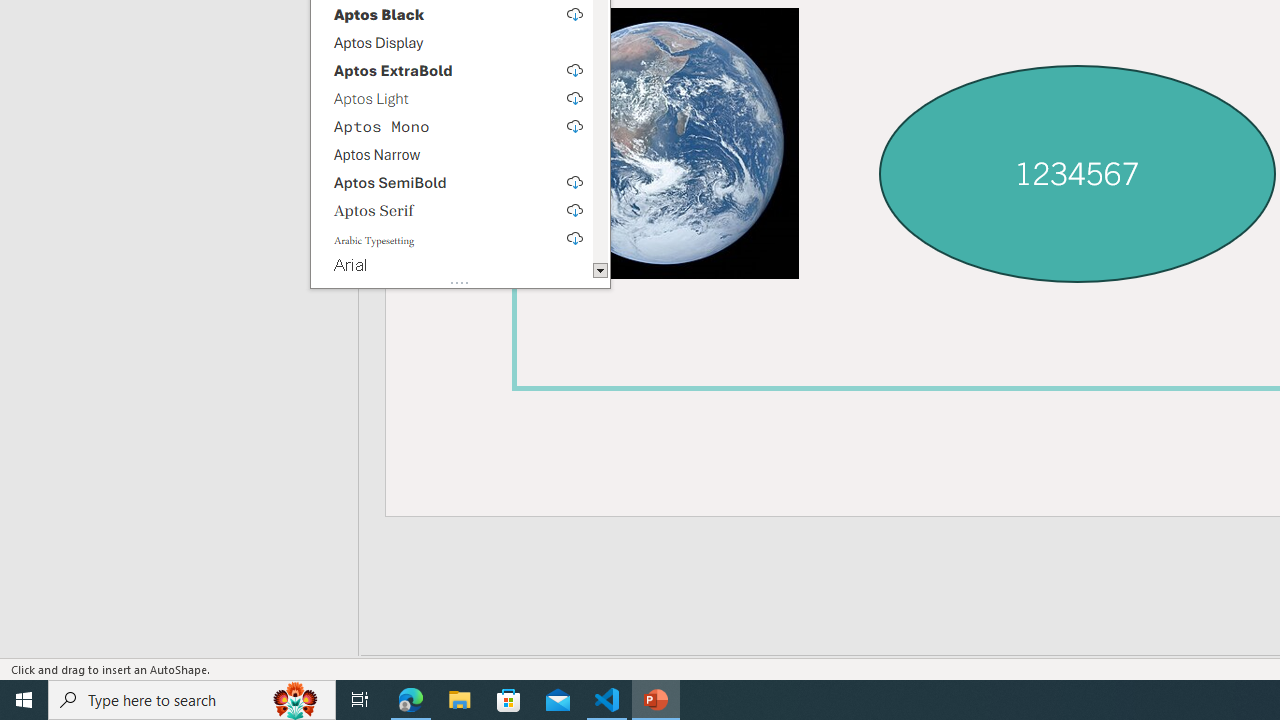 Image resolution: width=1280 pixels, height=720 pixels. Describe the element at coordinates (599, 271) in the screenshot. I see `'Line down'` at that location.